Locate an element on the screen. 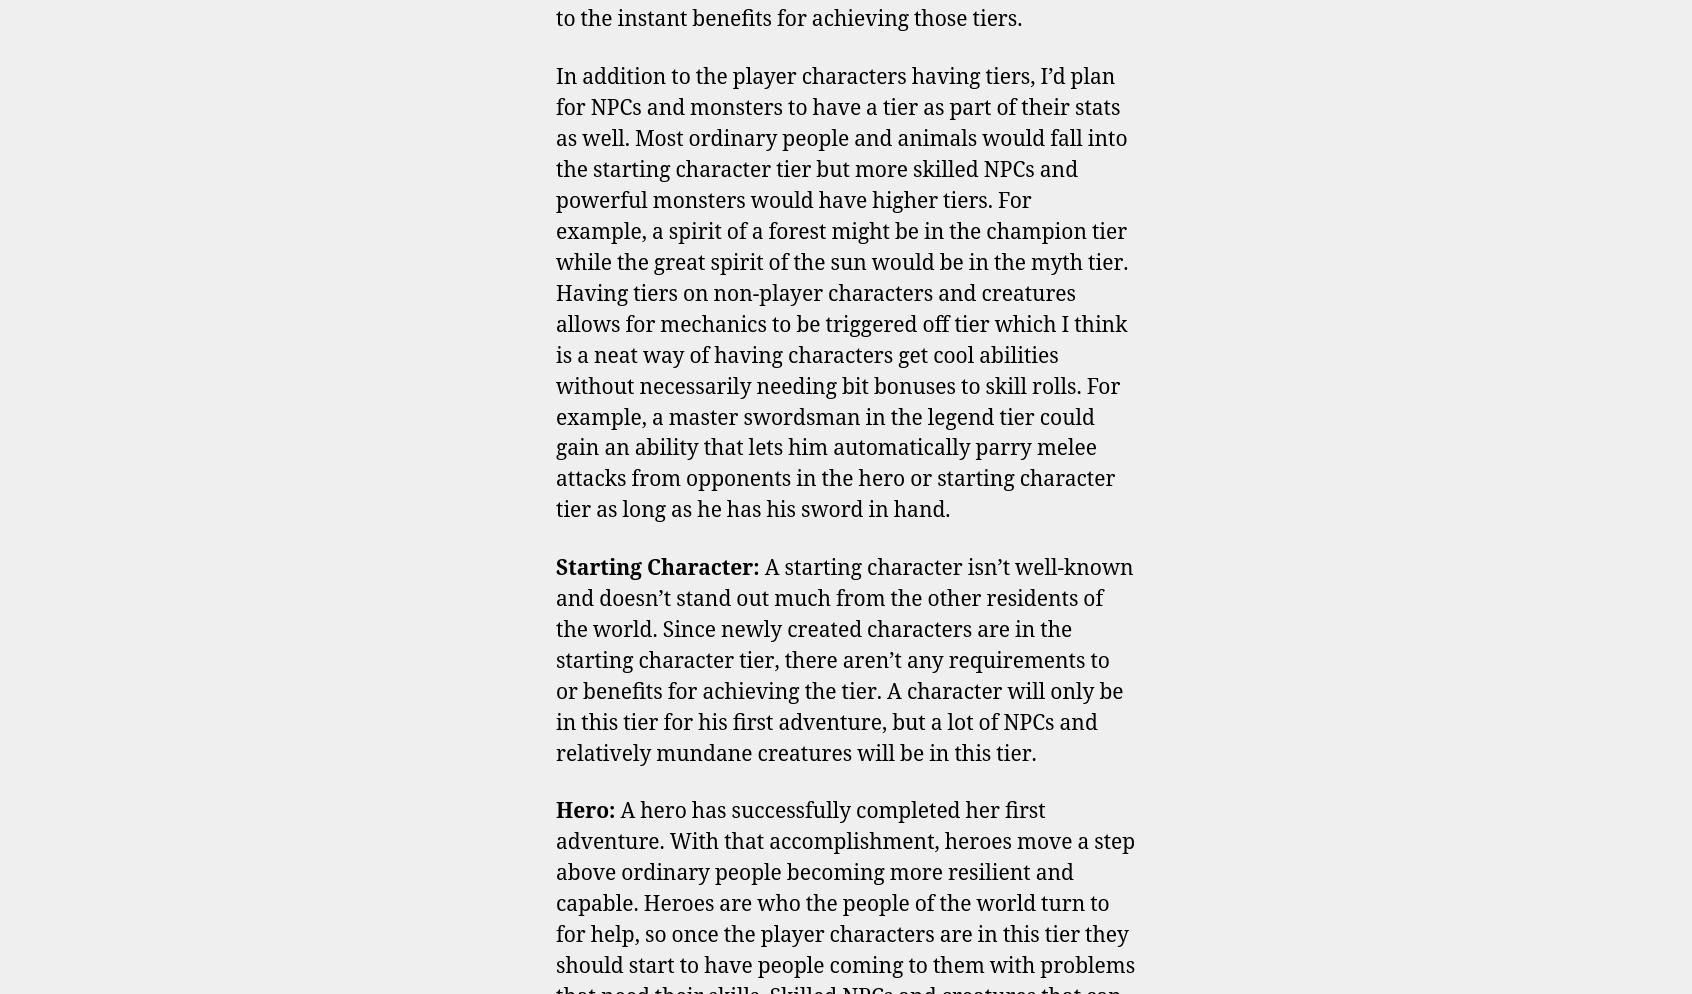 This screenshot has width=1692, height=994. '[…] Dragon Age (and follow-up posts: Tiers, Talents, and […]' is located at coordinates (555, 478).